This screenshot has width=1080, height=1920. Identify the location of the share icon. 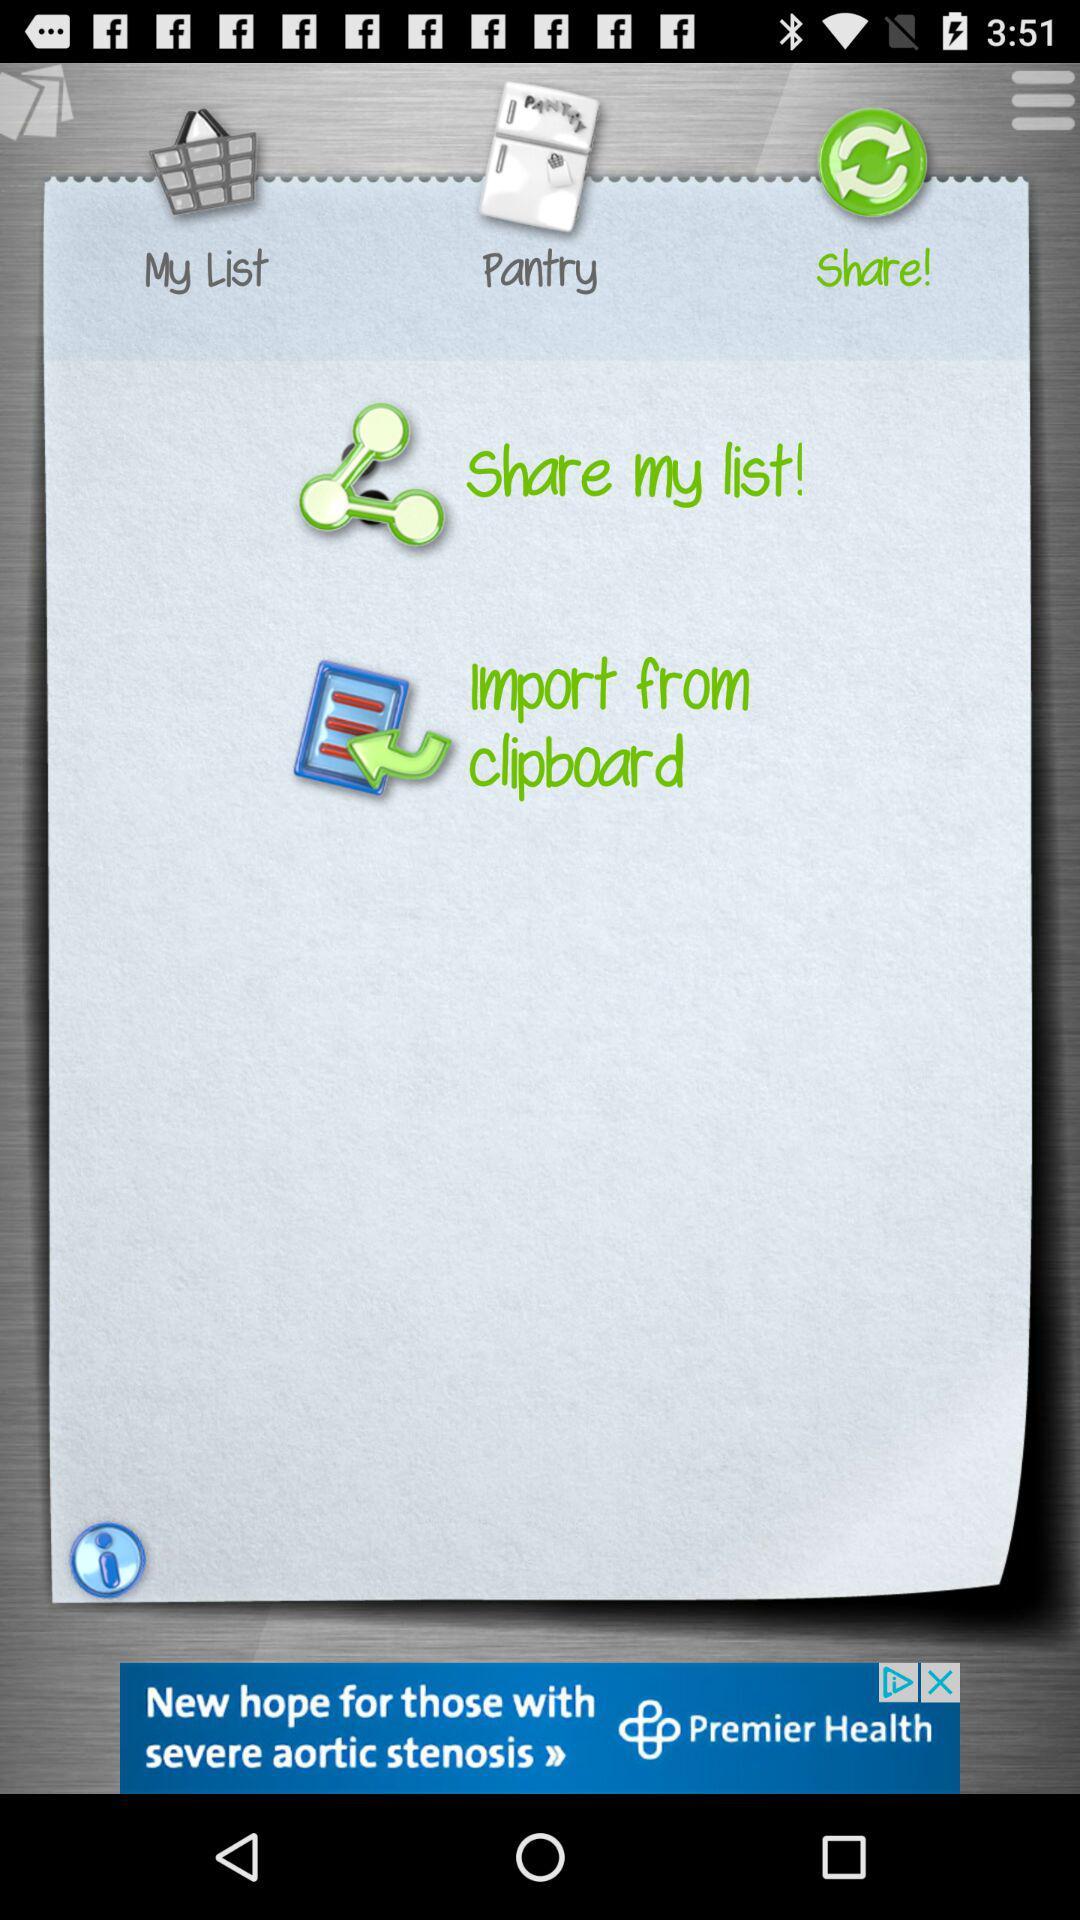
(871, 166).